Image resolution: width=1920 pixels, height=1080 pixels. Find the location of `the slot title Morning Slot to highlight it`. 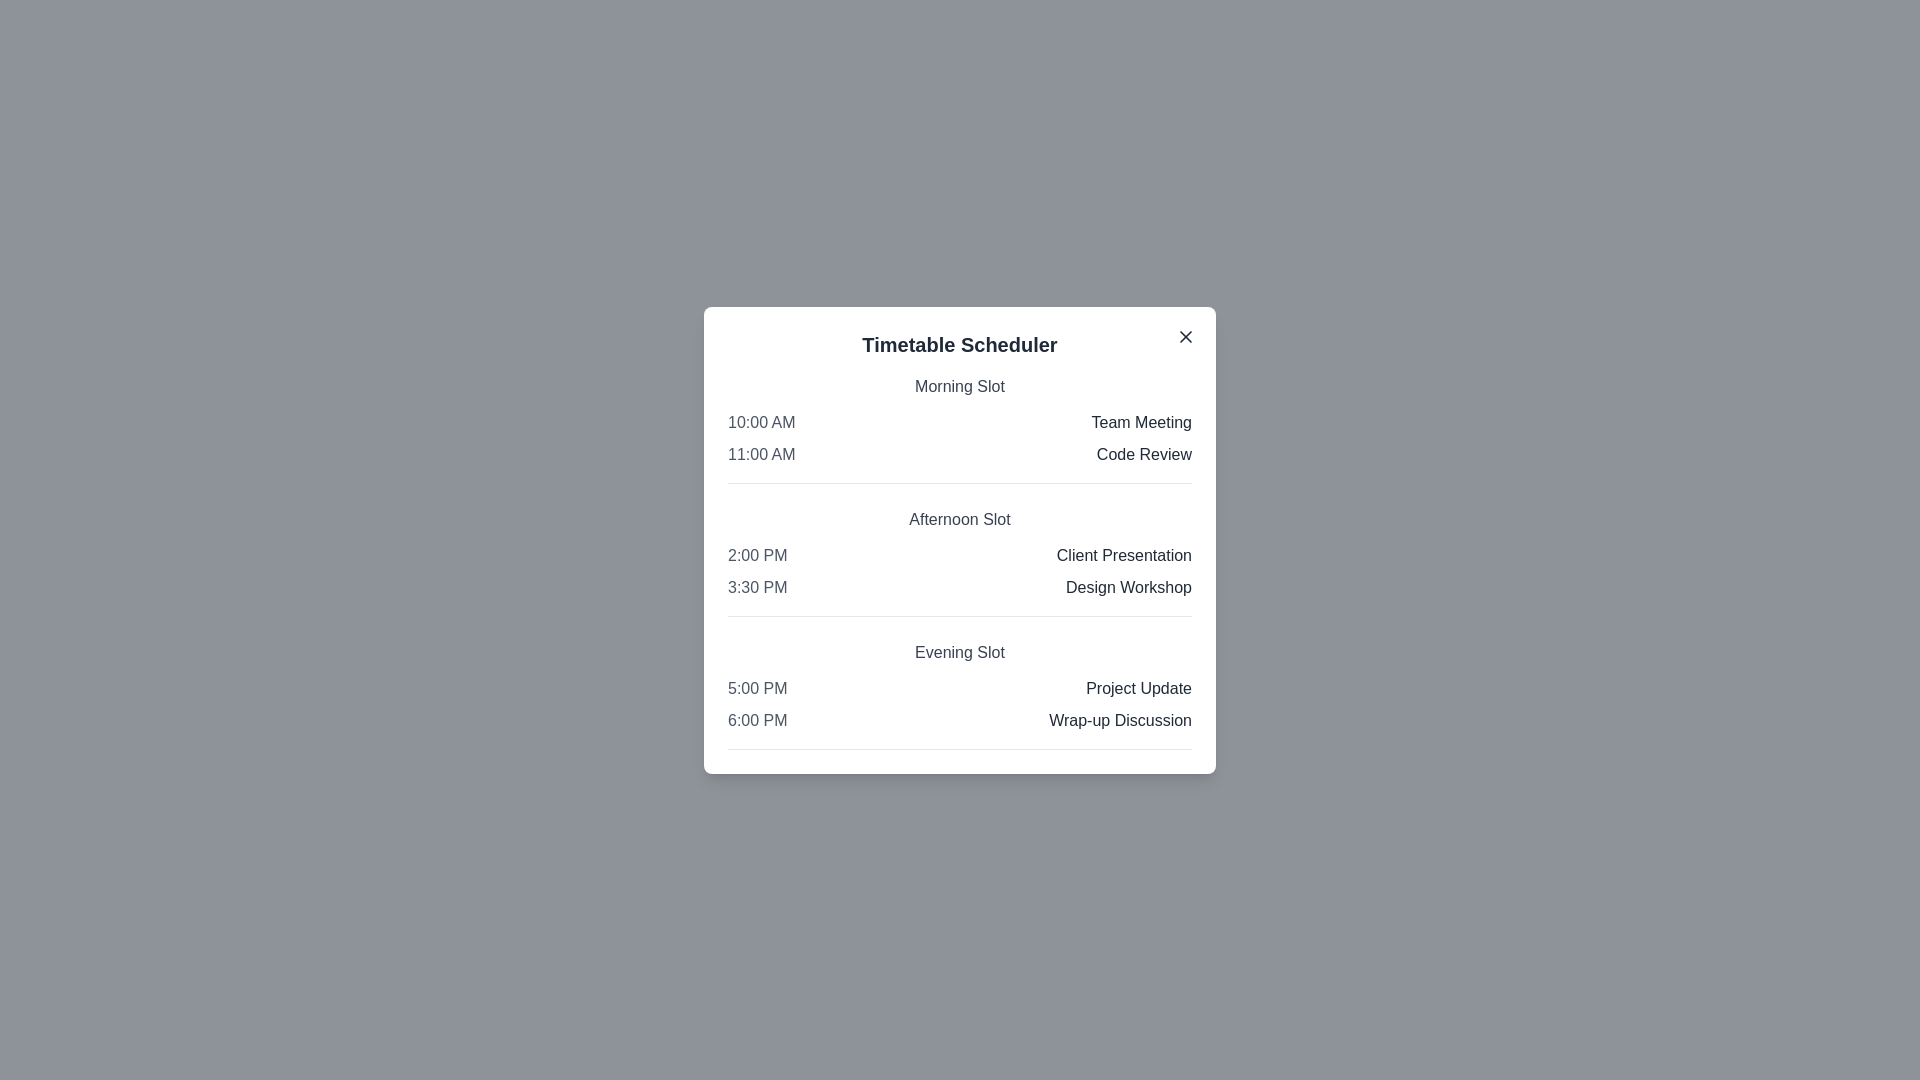

the slot title Morning Slot to highlight it is located at coordinates (960, 386).